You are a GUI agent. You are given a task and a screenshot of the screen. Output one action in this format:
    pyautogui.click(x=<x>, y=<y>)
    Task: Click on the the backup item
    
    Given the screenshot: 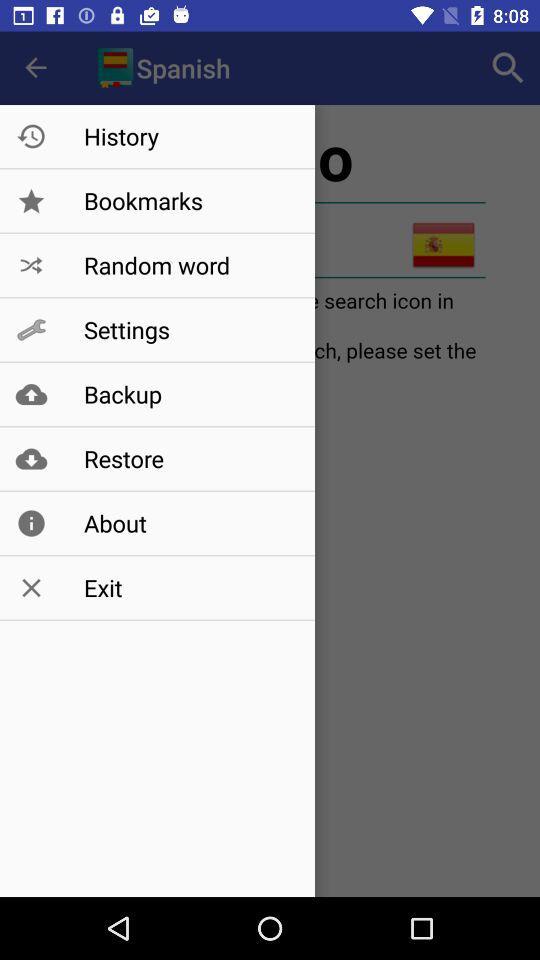 What is the action you would take?
    pyautogui.click(x=189, y=393)
    